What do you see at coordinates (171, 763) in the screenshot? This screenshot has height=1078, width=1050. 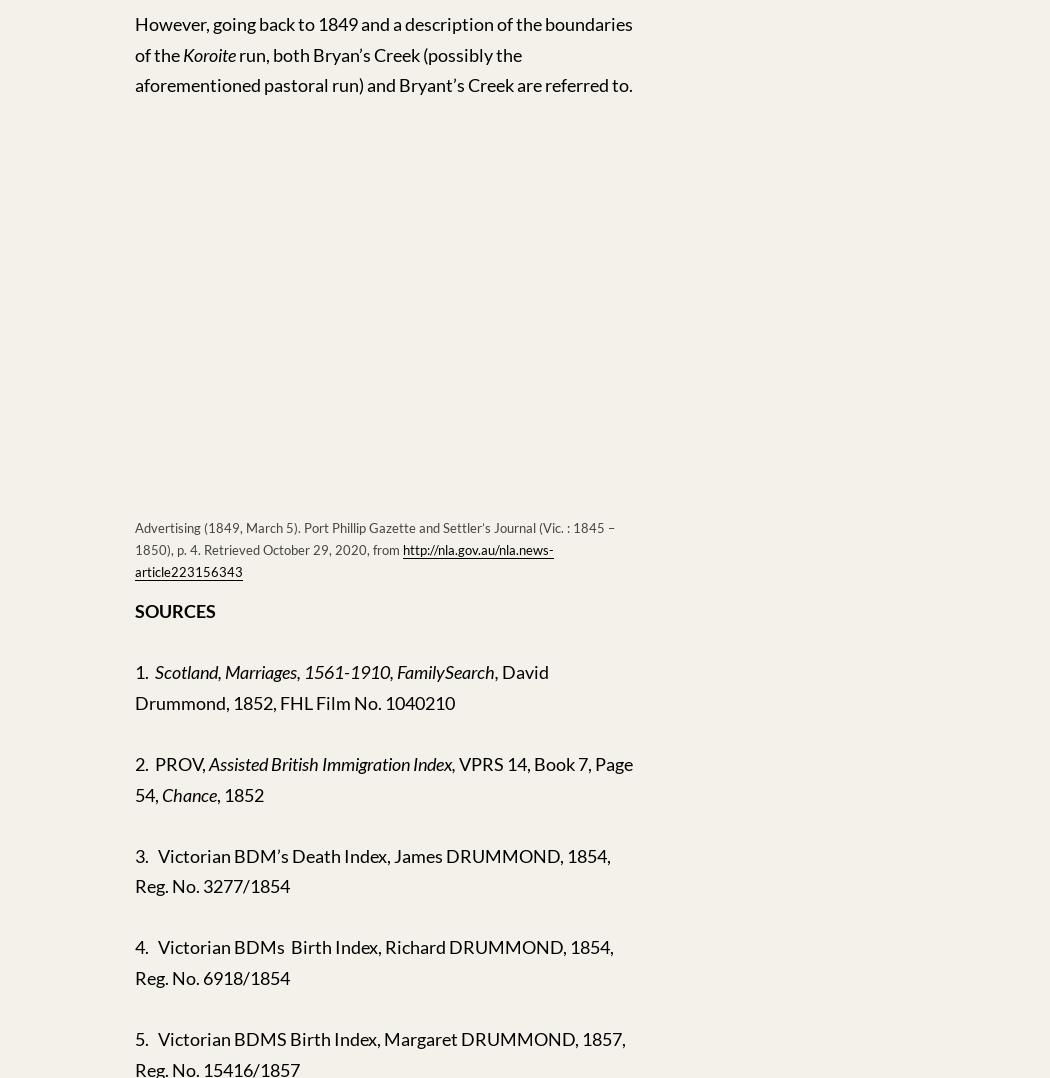 I see `'2.  PROV,'` at bounding box center [171, 763].